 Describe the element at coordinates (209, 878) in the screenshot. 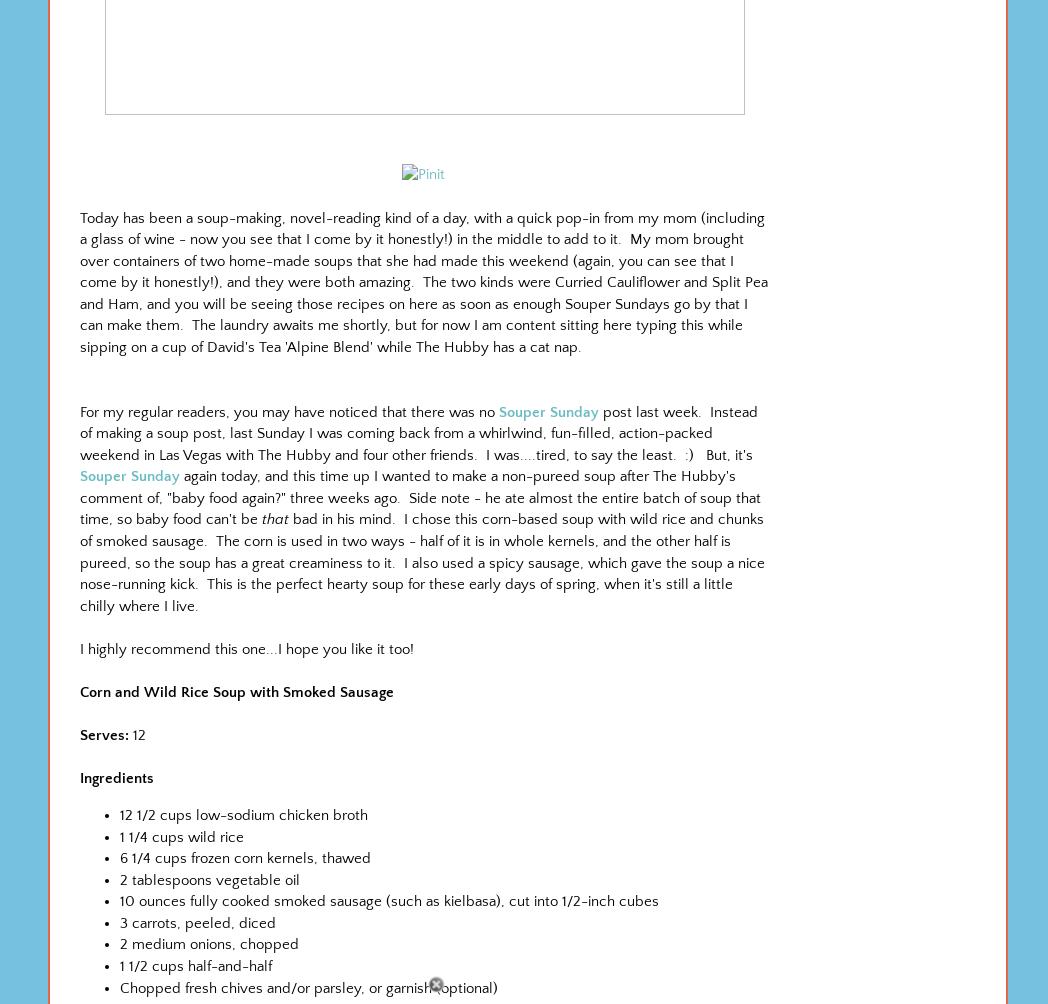

I see `'2 tablespoons vegetable oil'` at that location.